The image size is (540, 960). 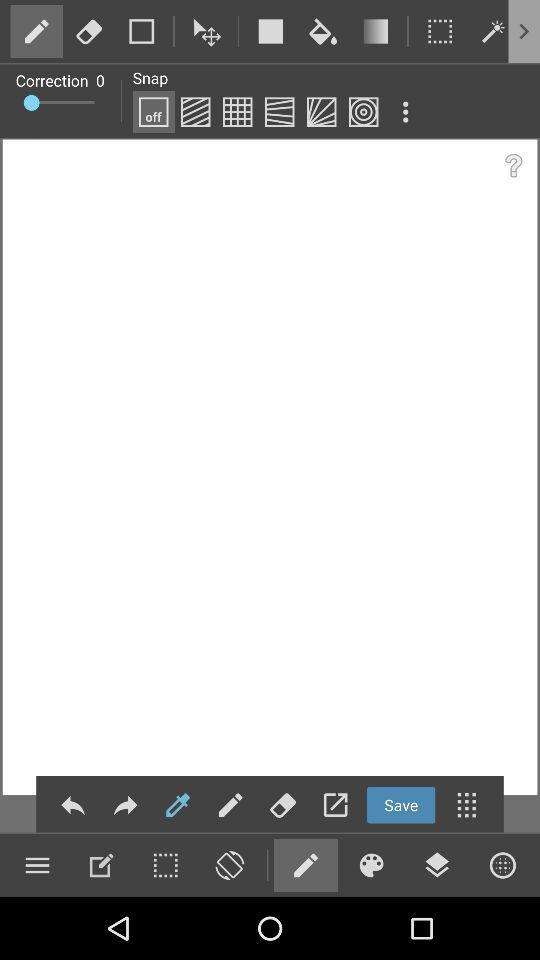 I want to click on the edit icon, so click(x=305, y=864).